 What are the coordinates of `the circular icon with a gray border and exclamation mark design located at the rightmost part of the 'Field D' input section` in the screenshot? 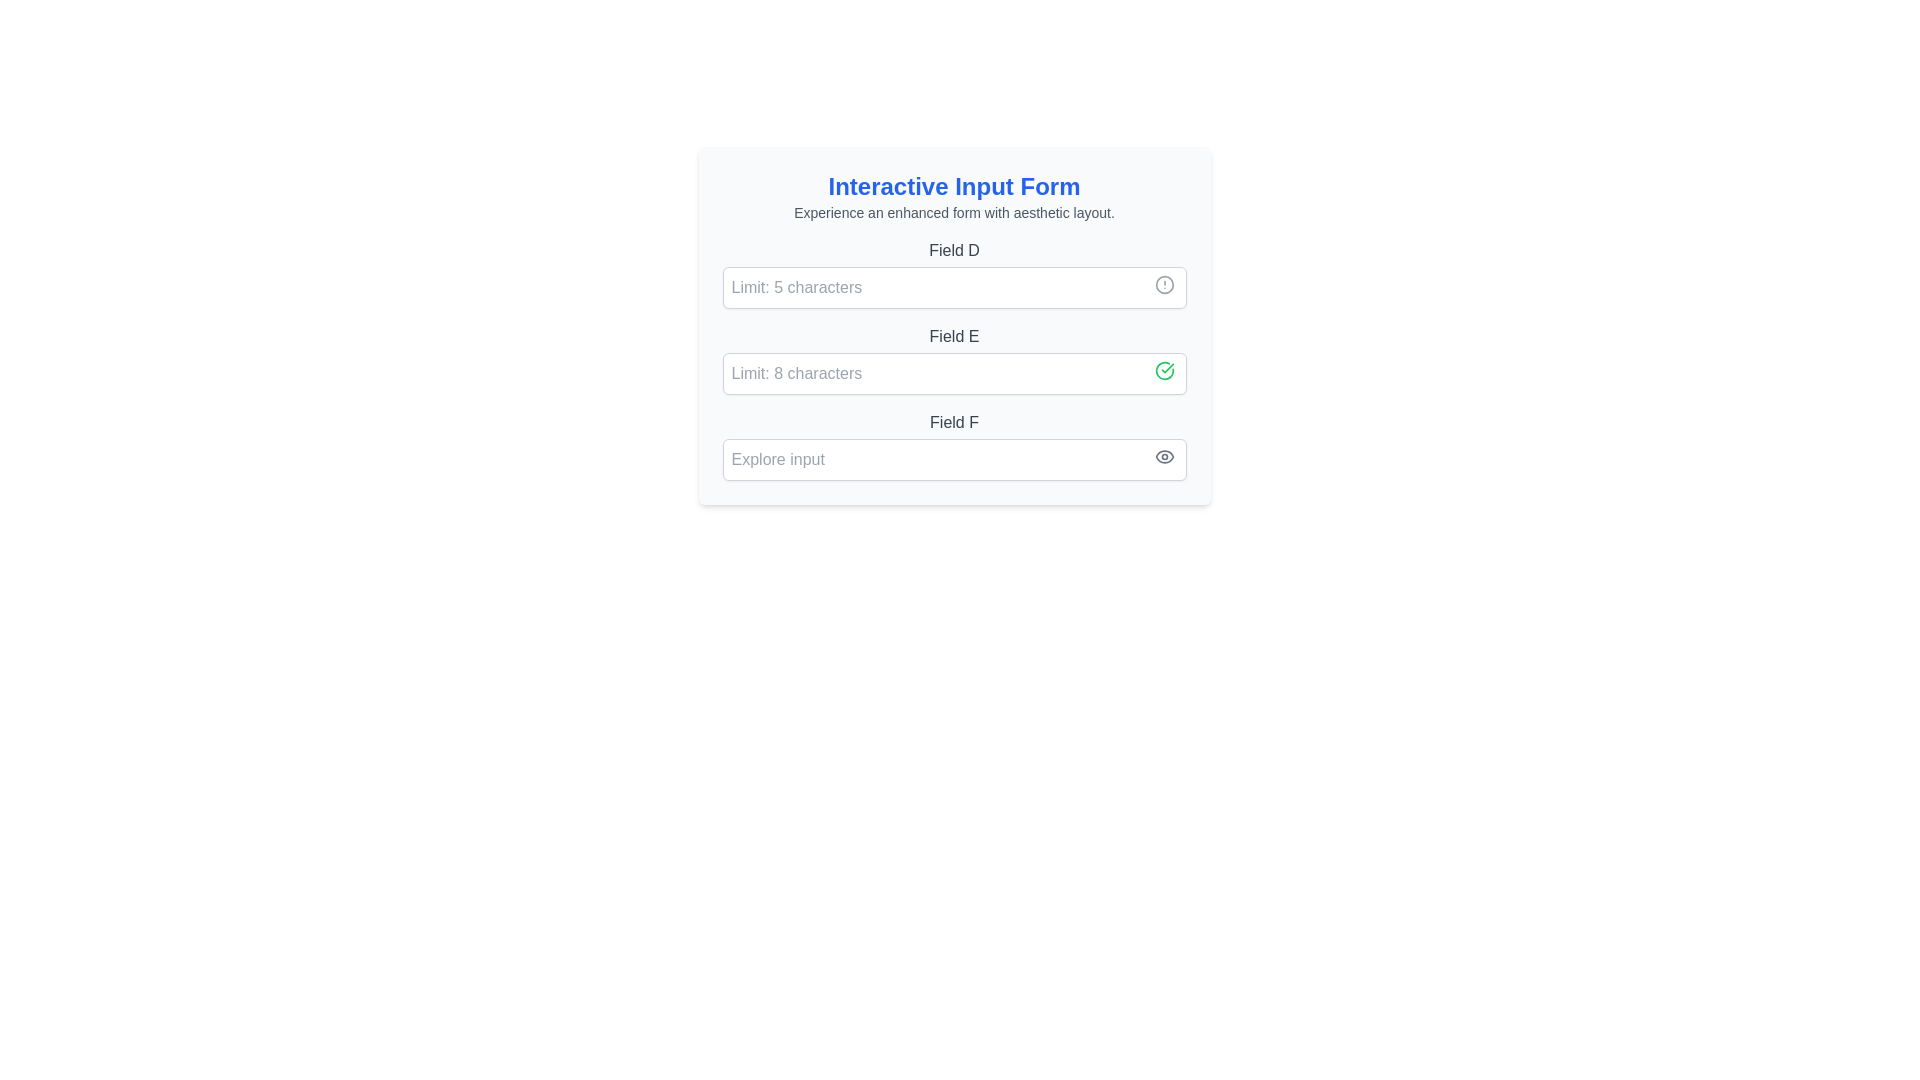 It's located at (1164, 285).